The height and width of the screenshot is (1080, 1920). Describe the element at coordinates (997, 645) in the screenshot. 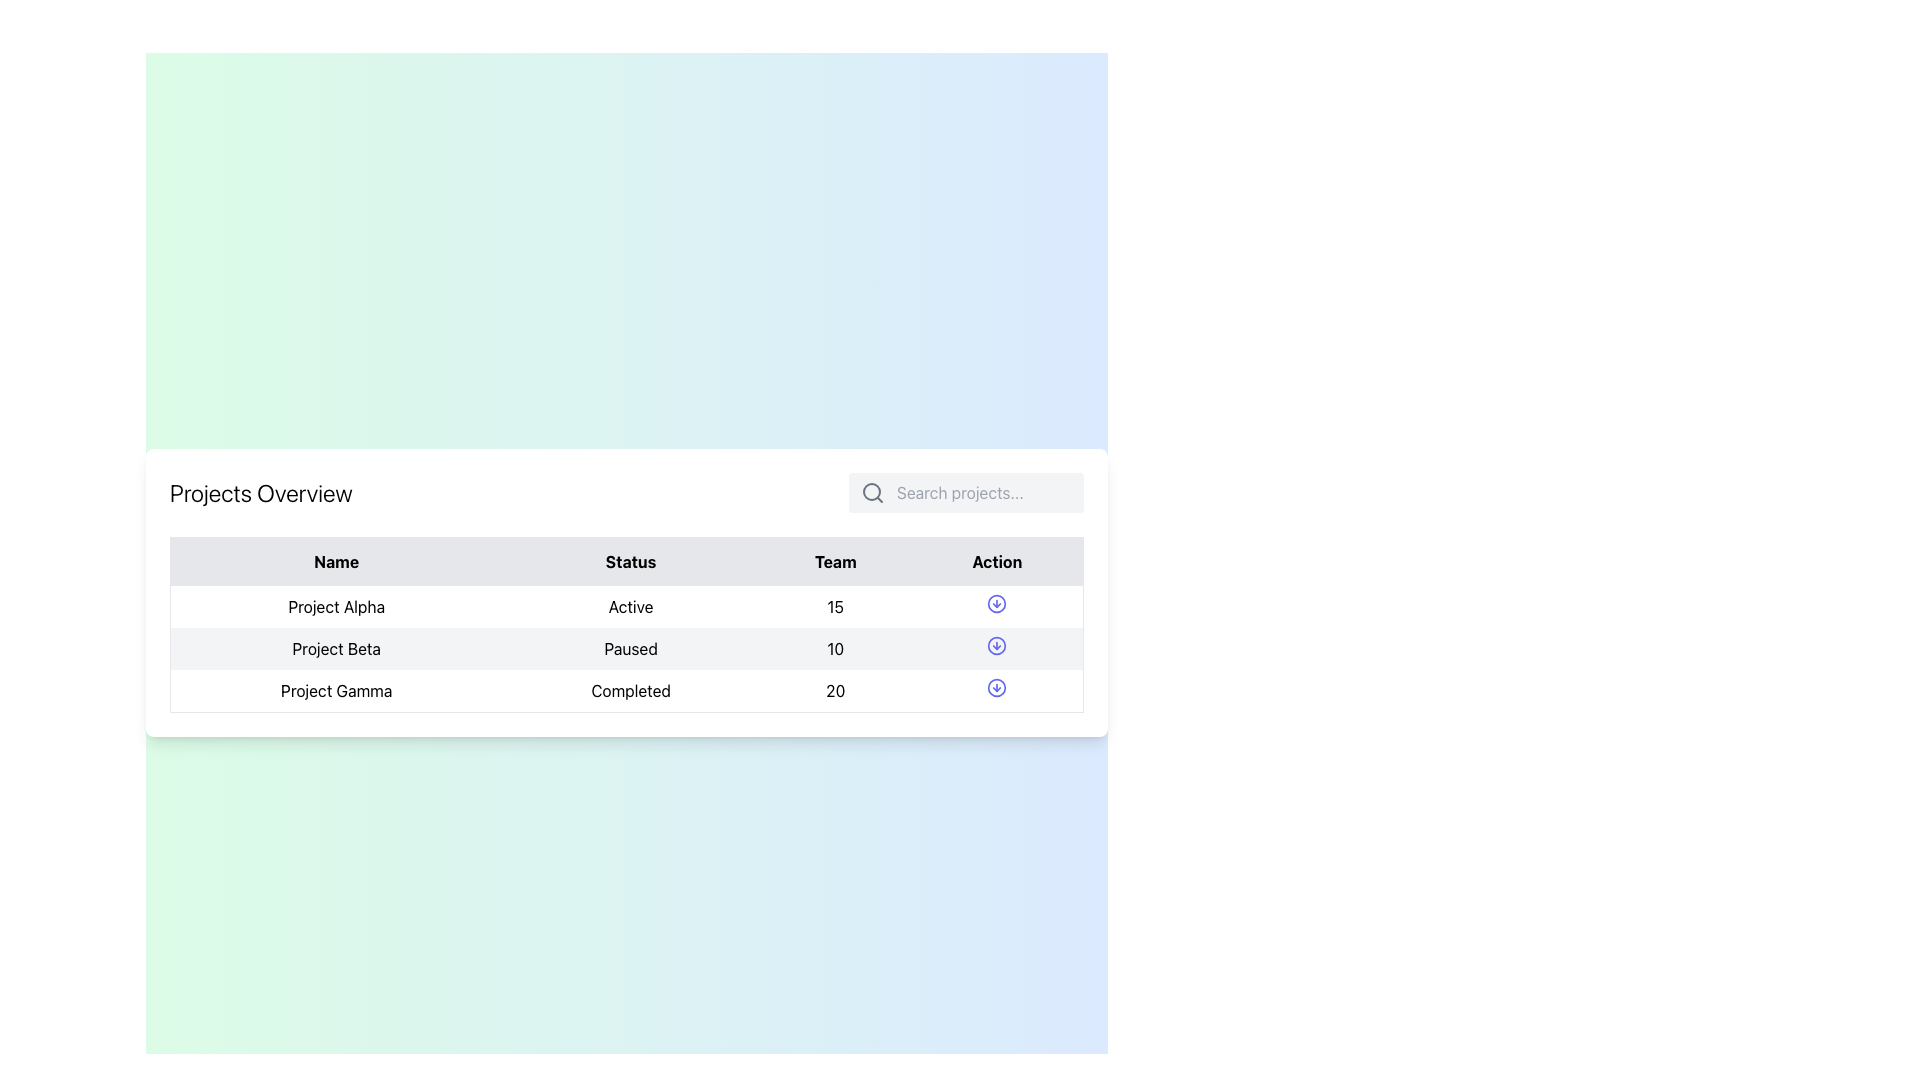

I see `the filled circular element inside the 'circle-arrow-down' icon in the 'Action' column for 'Project Beta'` at that location.